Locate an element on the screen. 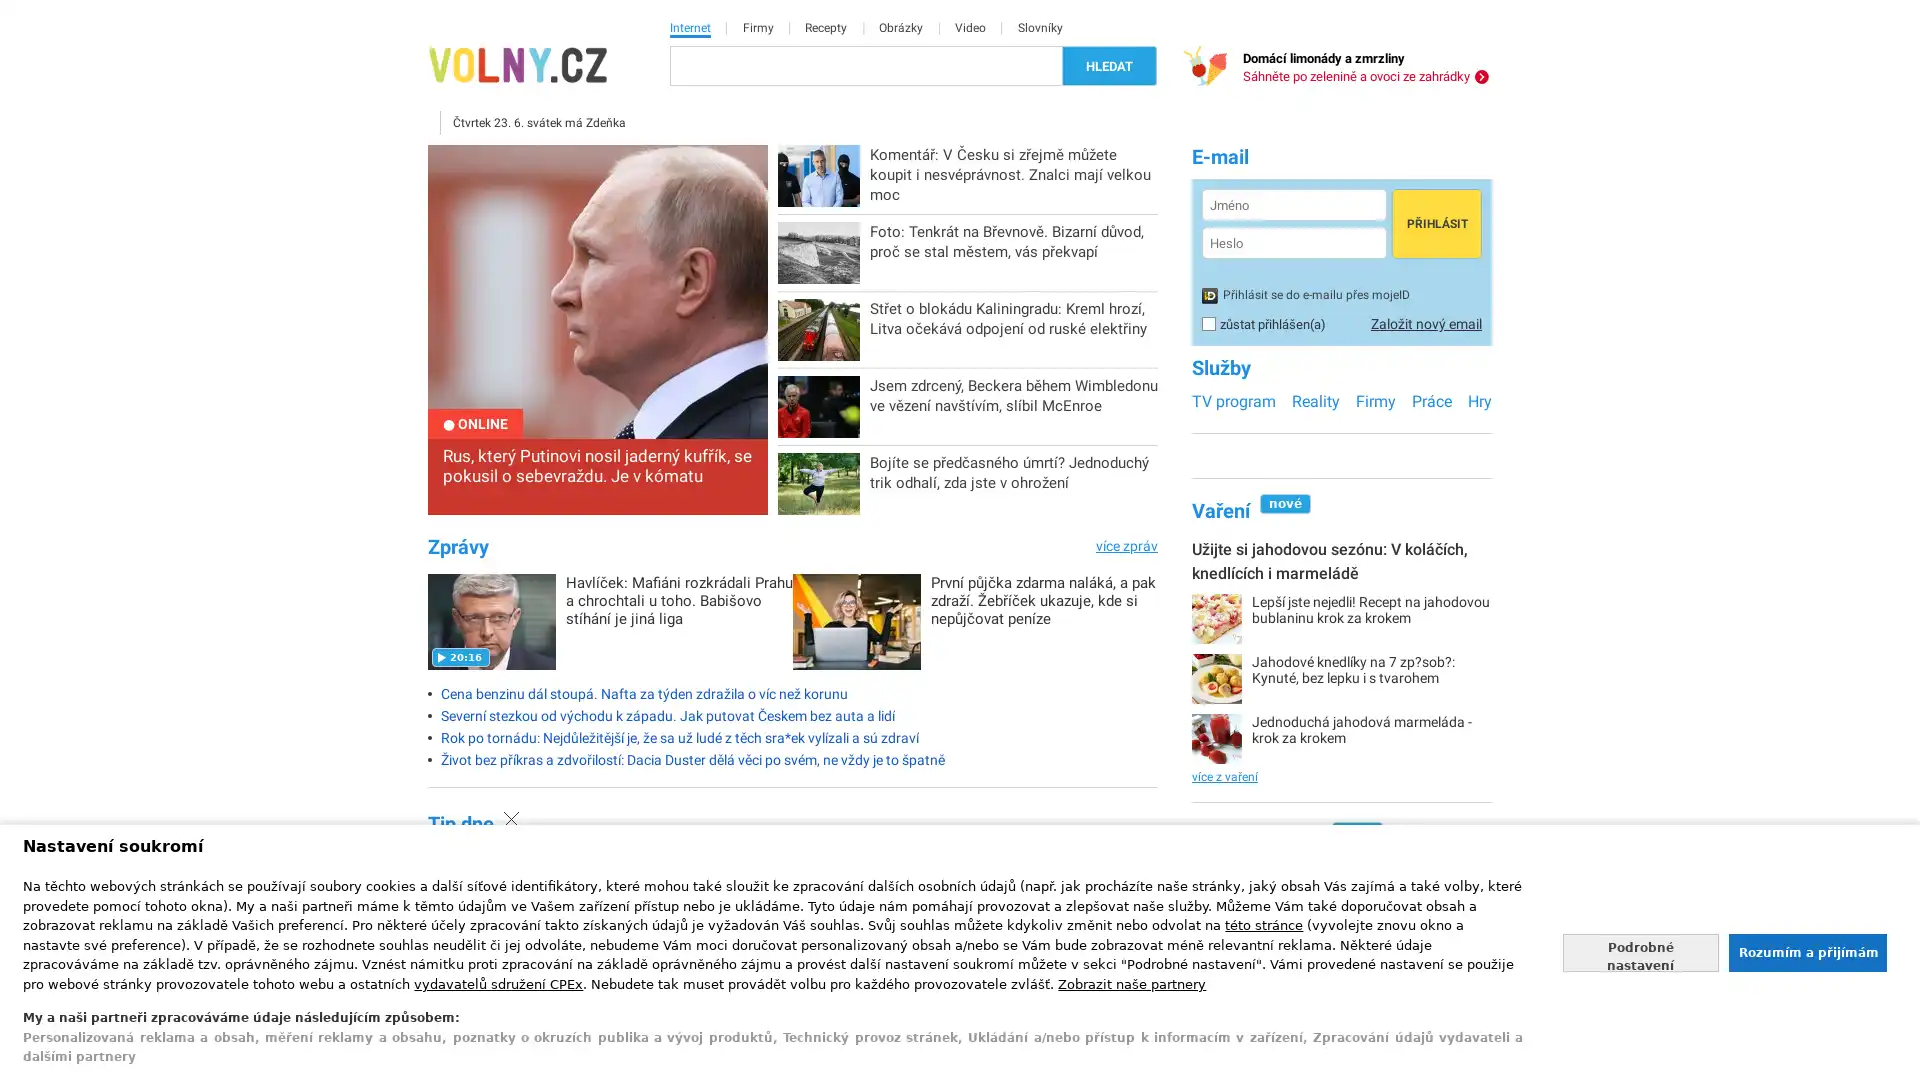 The width and height of the screenshot is (1920, 1080). Zobrazit nase partnery is located at coordinates (1132, 982).